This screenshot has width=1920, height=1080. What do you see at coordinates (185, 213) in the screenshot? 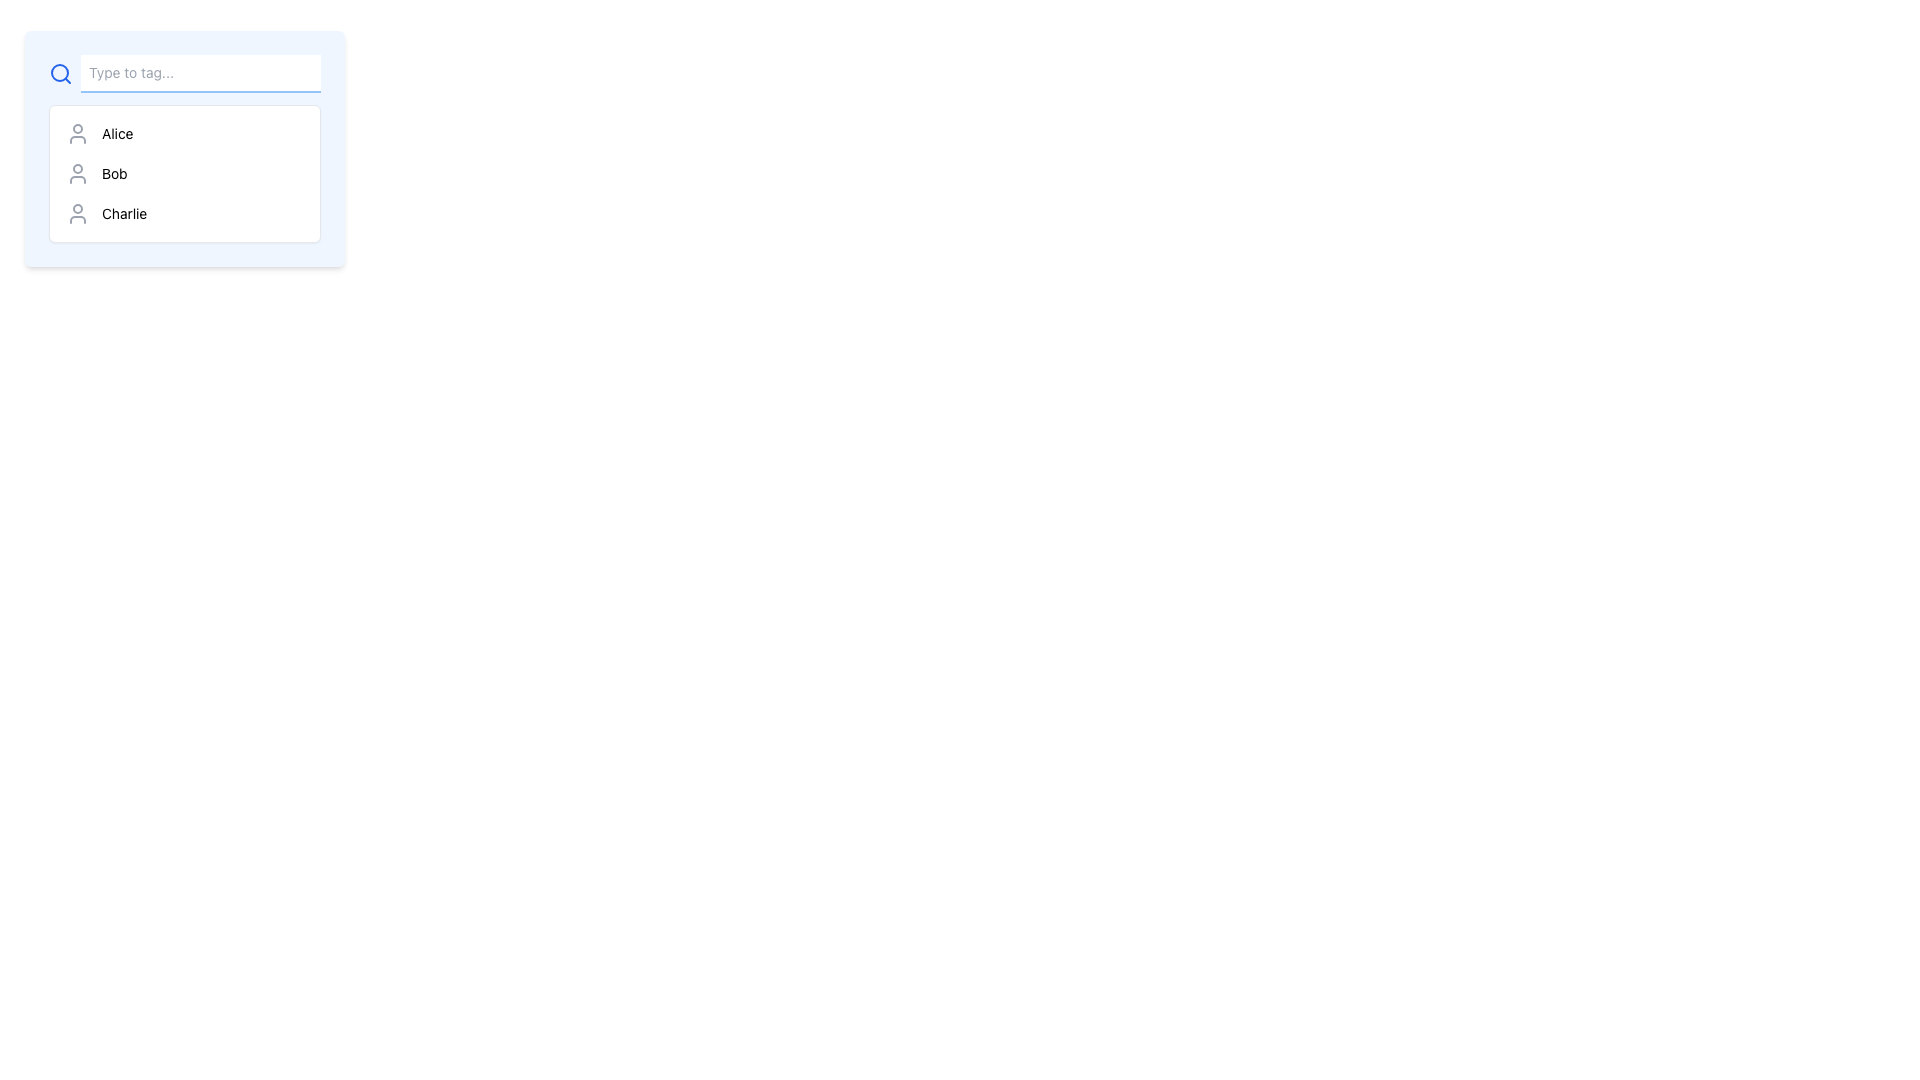
I see `the third list item representing the user 'Charlie'` at bounding box center [185, 213].